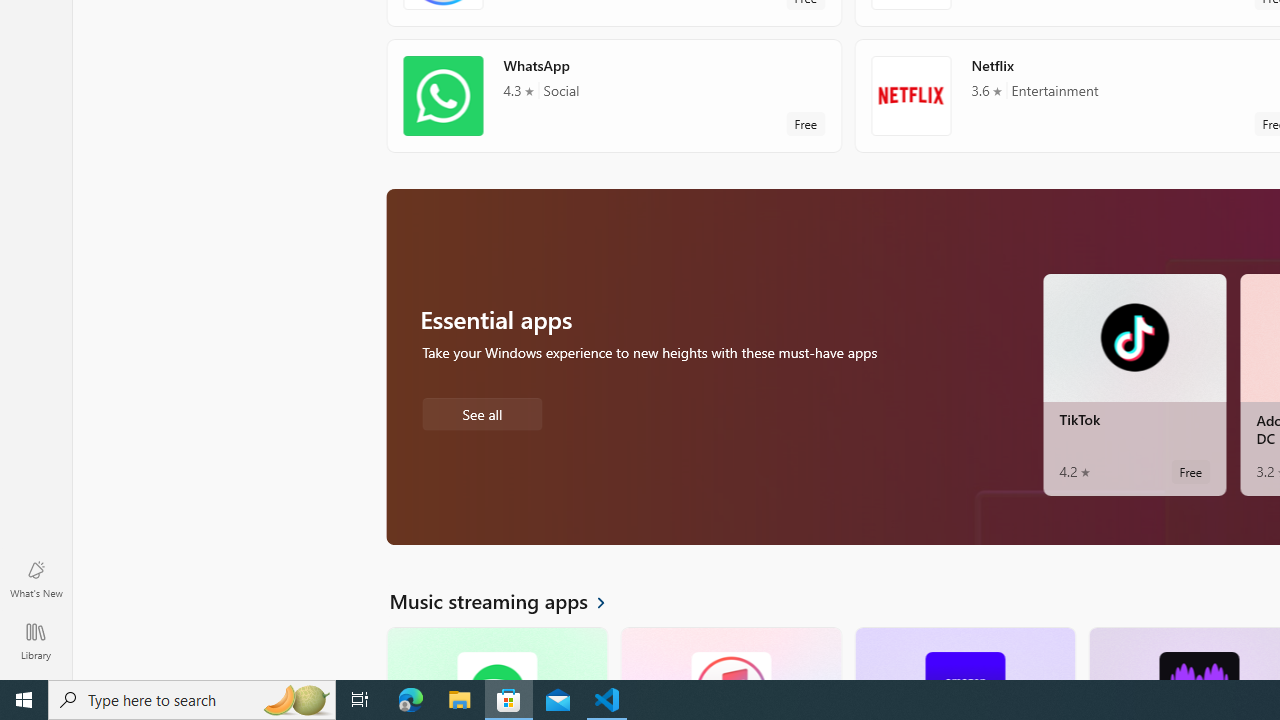  I want to click on 'Library', so click(35, 640).